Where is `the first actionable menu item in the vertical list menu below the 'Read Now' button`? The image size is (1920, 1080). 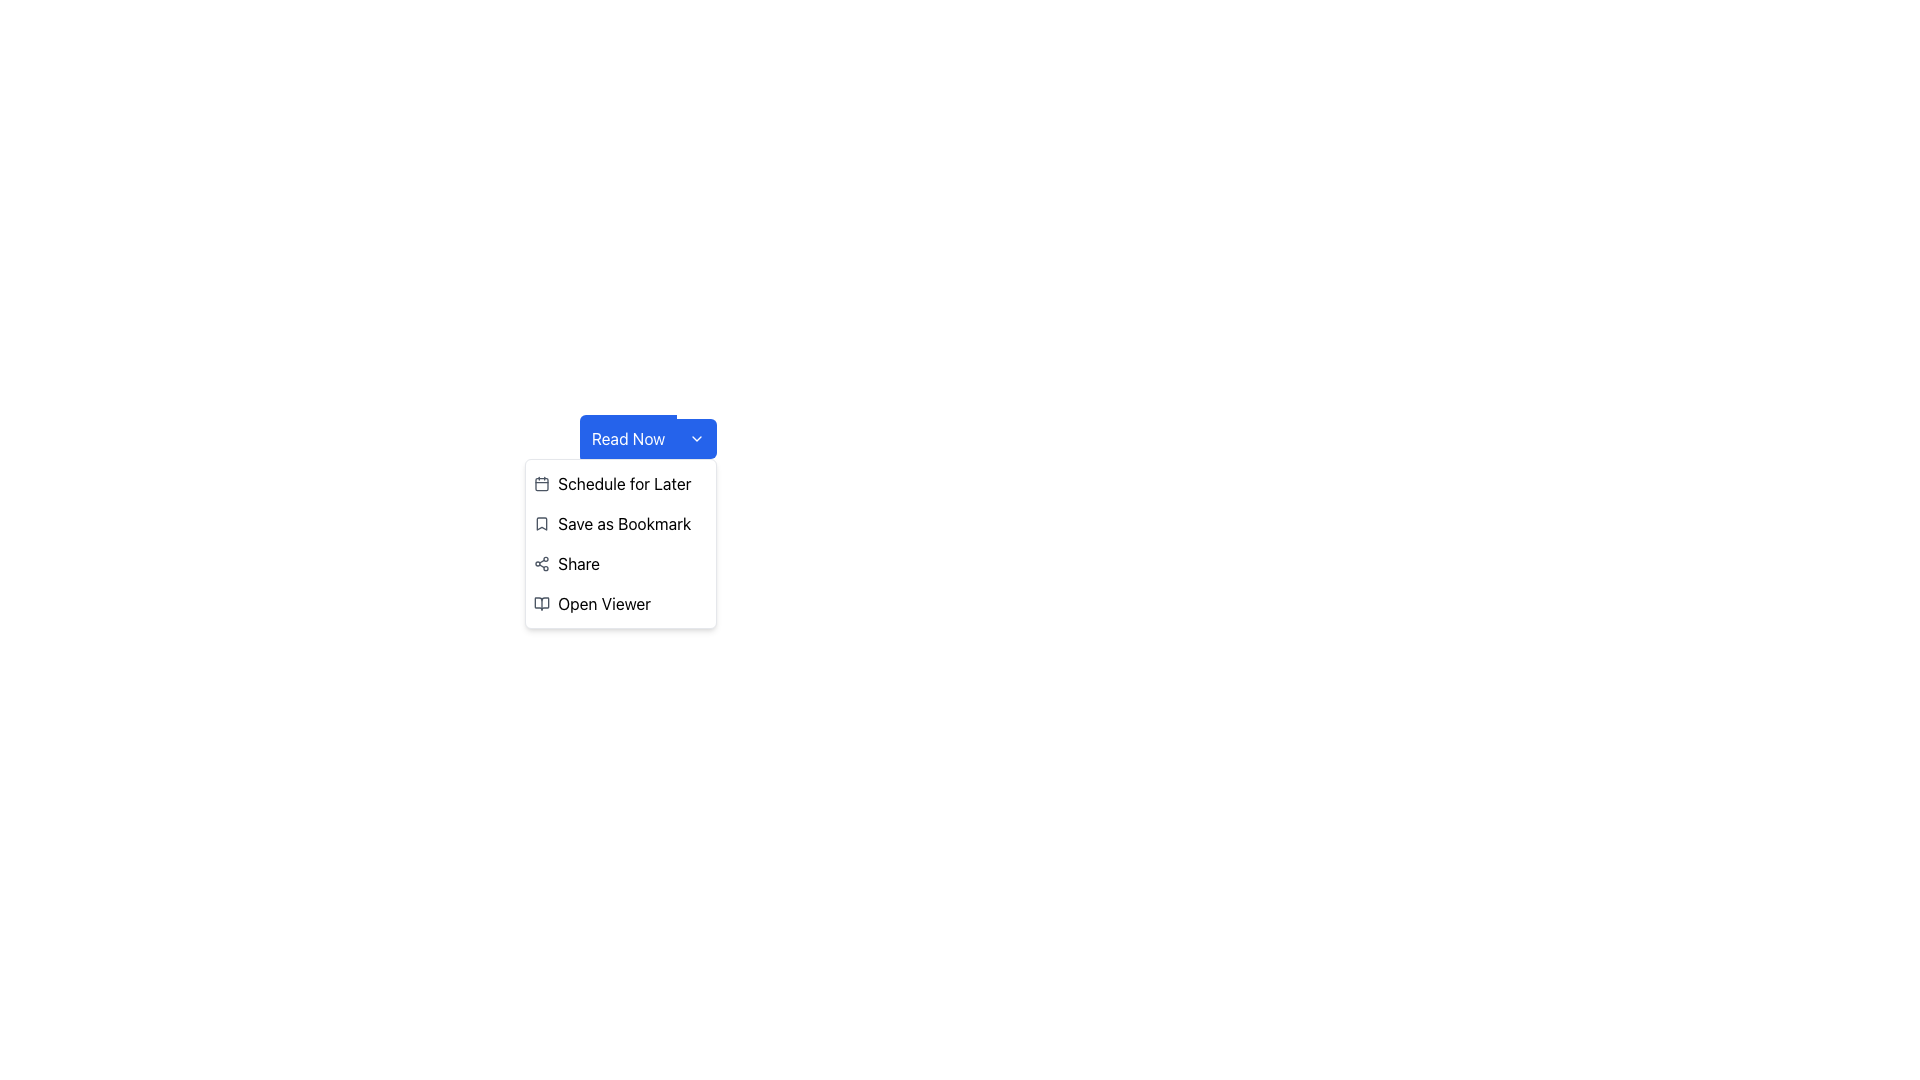
the first actionable menu item in the vertical list menu below the 'Read Now' button is located at coordinates (620, 483).